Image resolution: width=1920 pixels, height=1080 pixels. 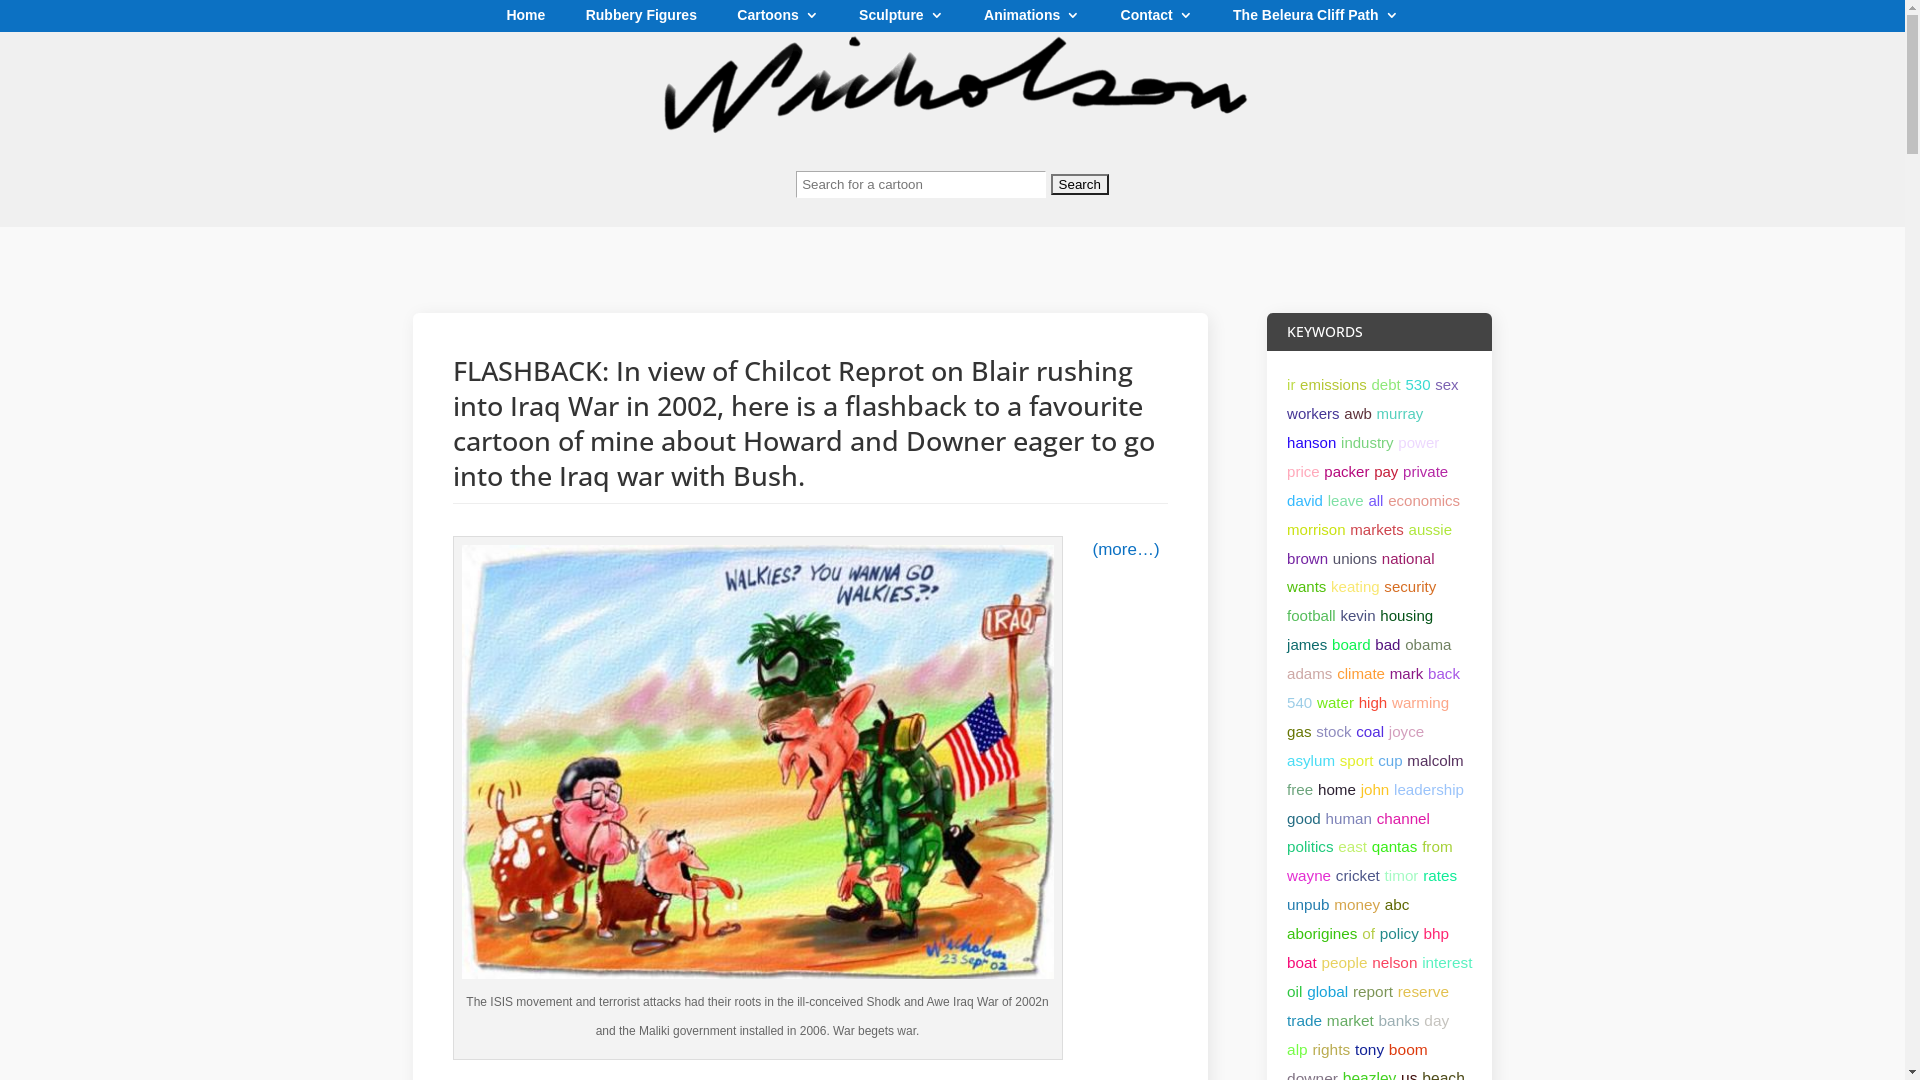 I want to click on 'power', so click(x=1396, y=441).